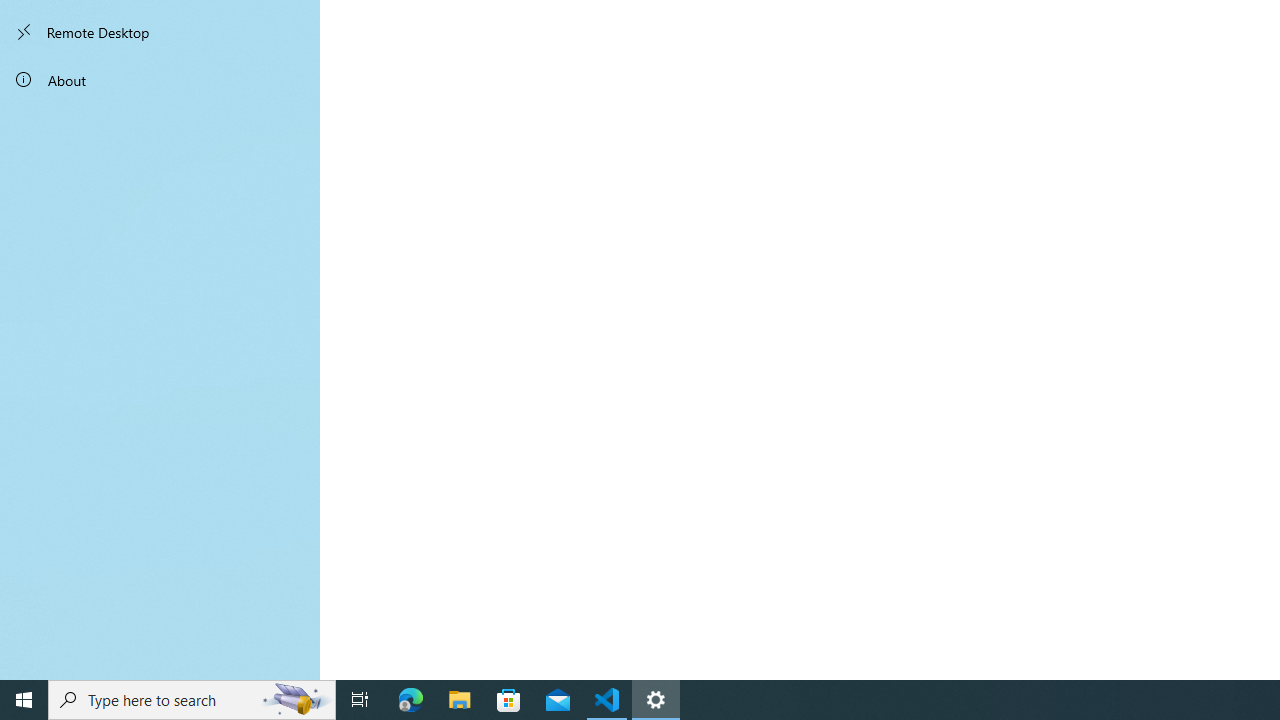  I want to click on 'Search highlights icon opens search home window', so click(294, 698).